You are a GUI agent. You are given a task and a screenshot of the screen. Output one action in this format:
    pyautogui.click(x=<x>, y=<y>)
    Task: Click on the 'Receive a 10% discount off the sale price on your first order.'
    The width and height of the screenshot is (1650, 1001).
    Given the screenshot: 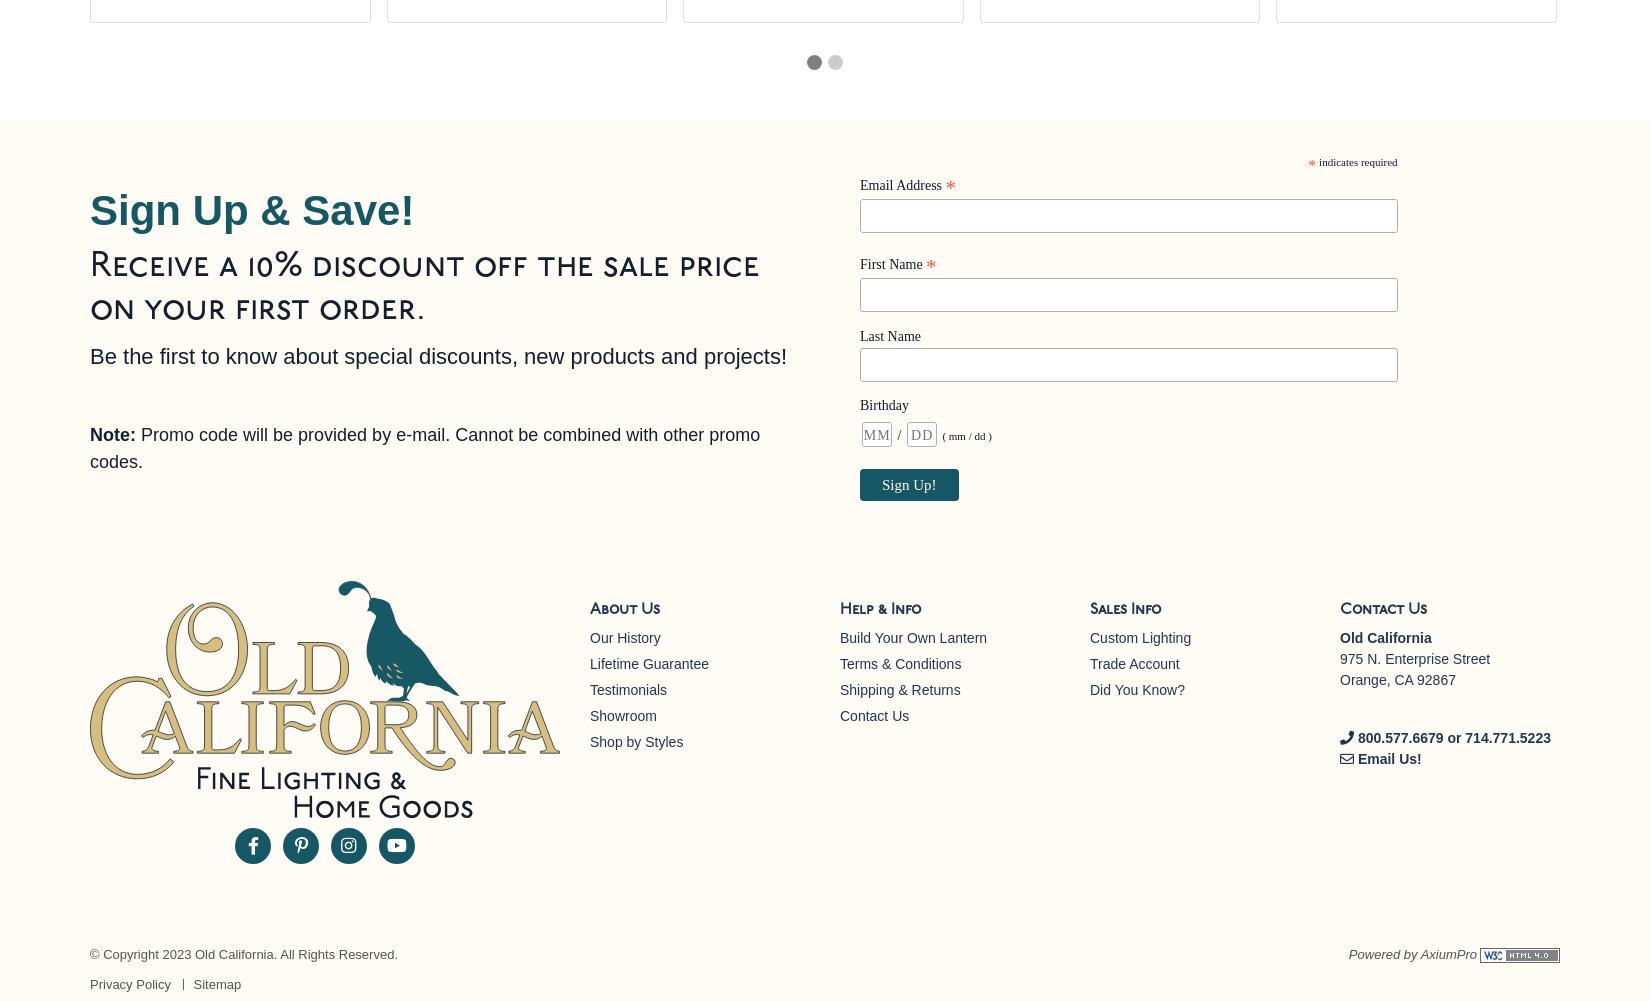 What is the action you would take?
    pyautogui.click(x=424, y=288)
    